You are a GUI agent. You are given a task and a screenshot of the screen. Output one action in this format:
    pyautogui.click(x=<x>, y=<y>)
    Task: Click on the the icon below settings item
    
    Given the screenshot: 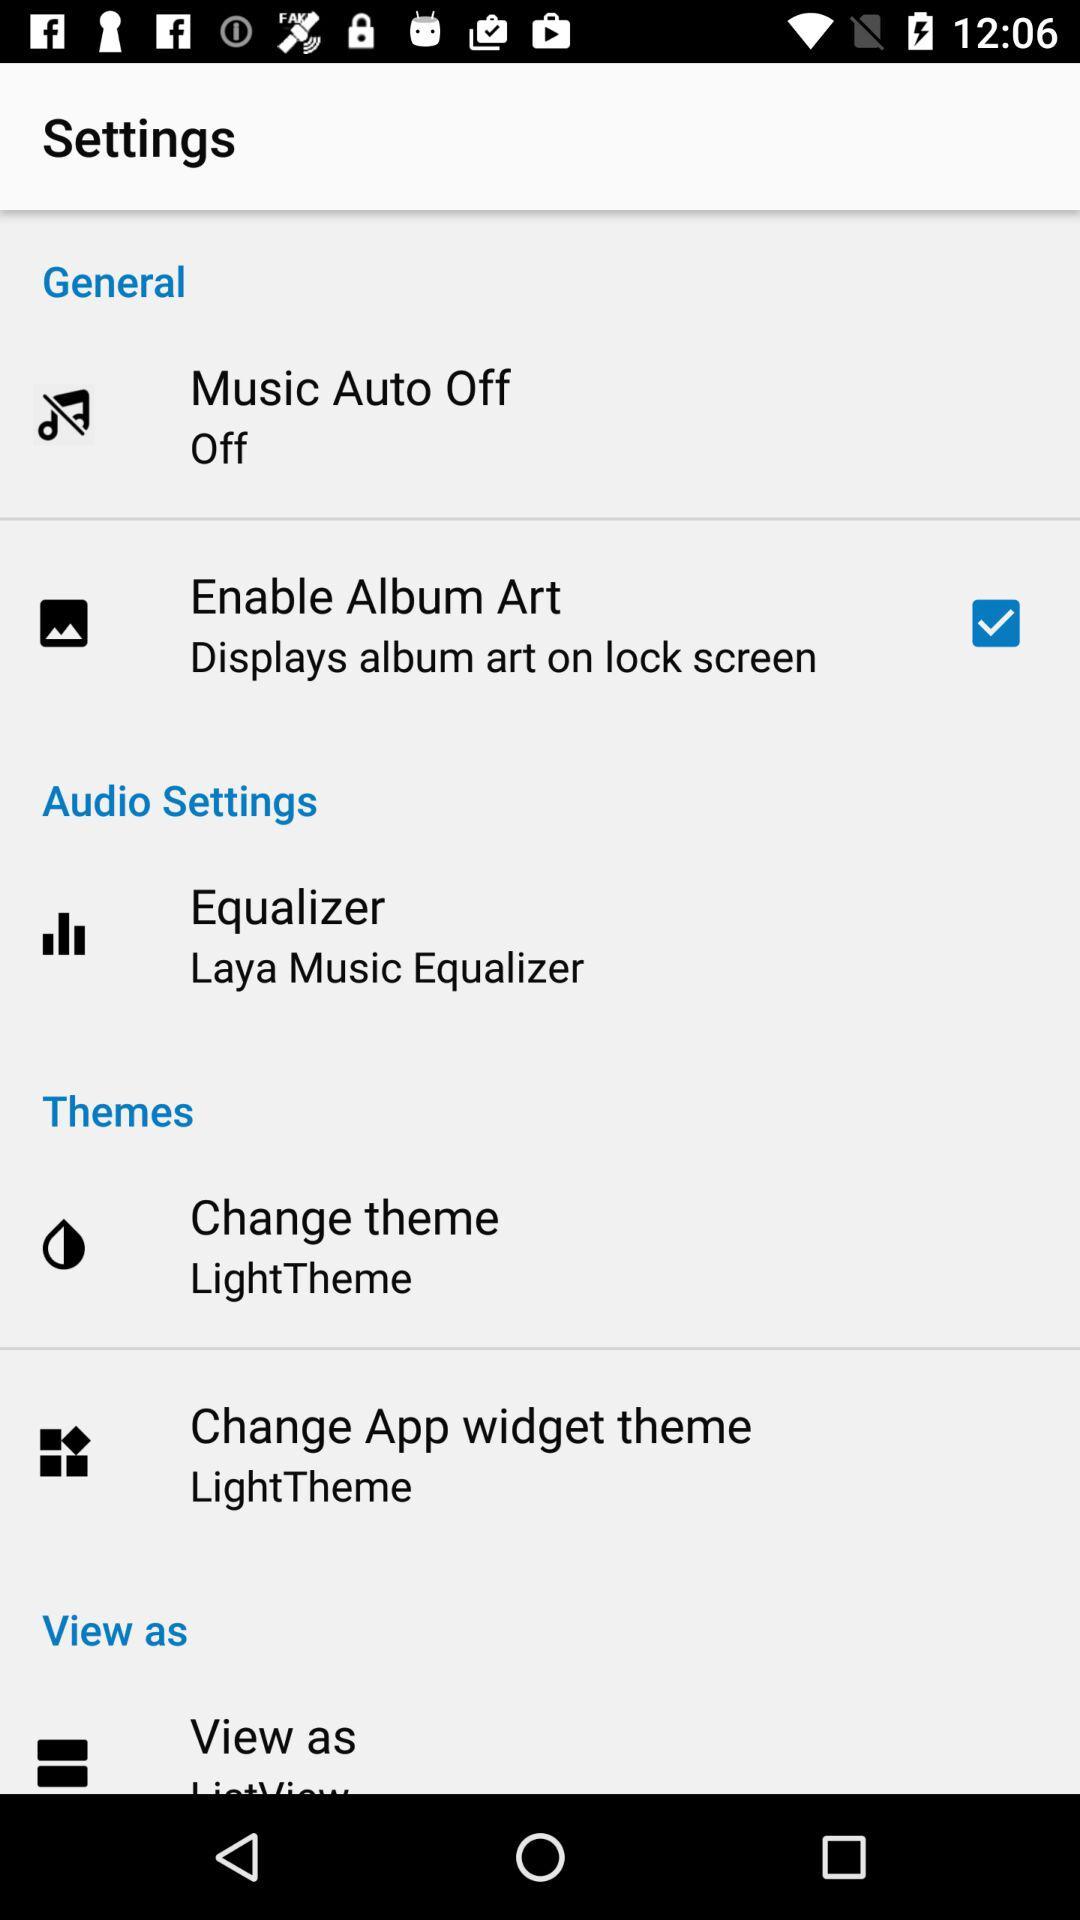 What is the action you would take?
    pyautogui.click(x=540, y=258)
    